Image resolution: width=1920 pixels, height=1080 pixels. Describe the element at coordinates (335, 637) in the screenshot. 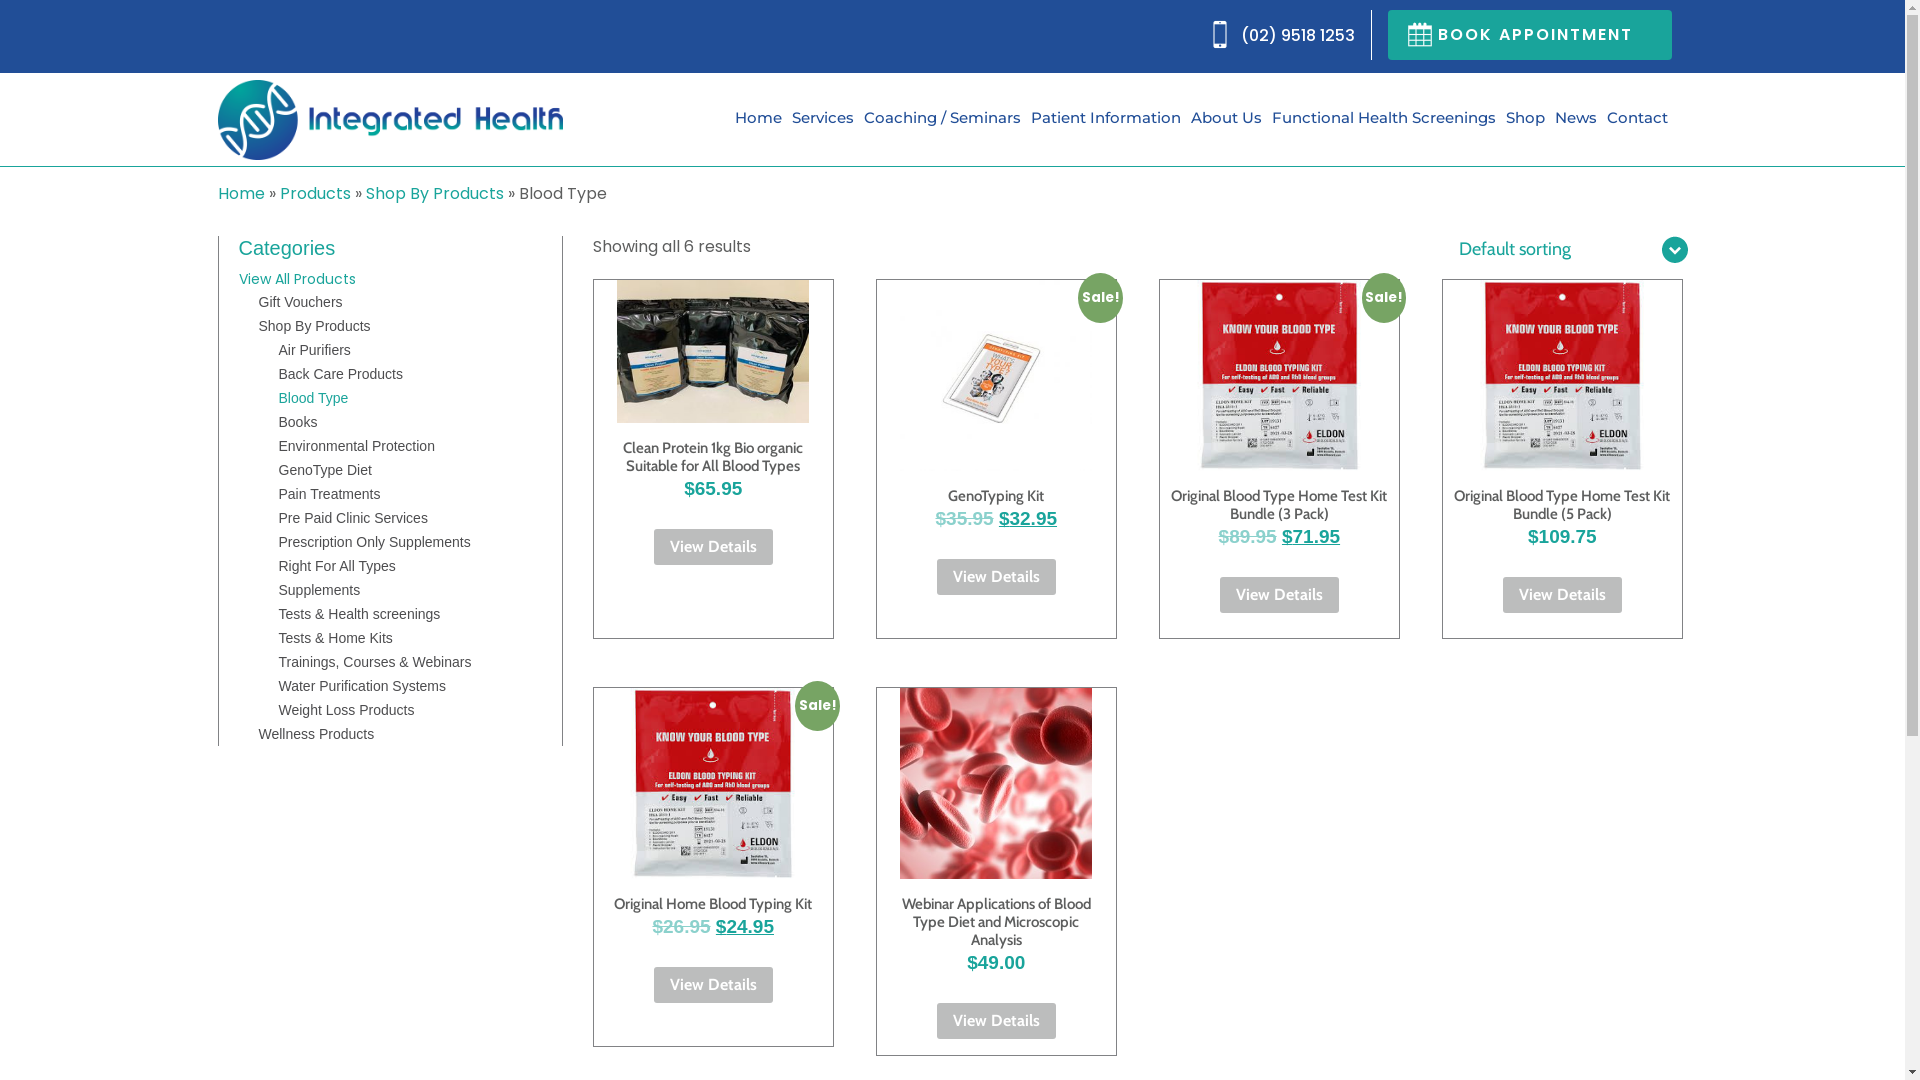

I see `'Tests & Home Kits'` at that location.